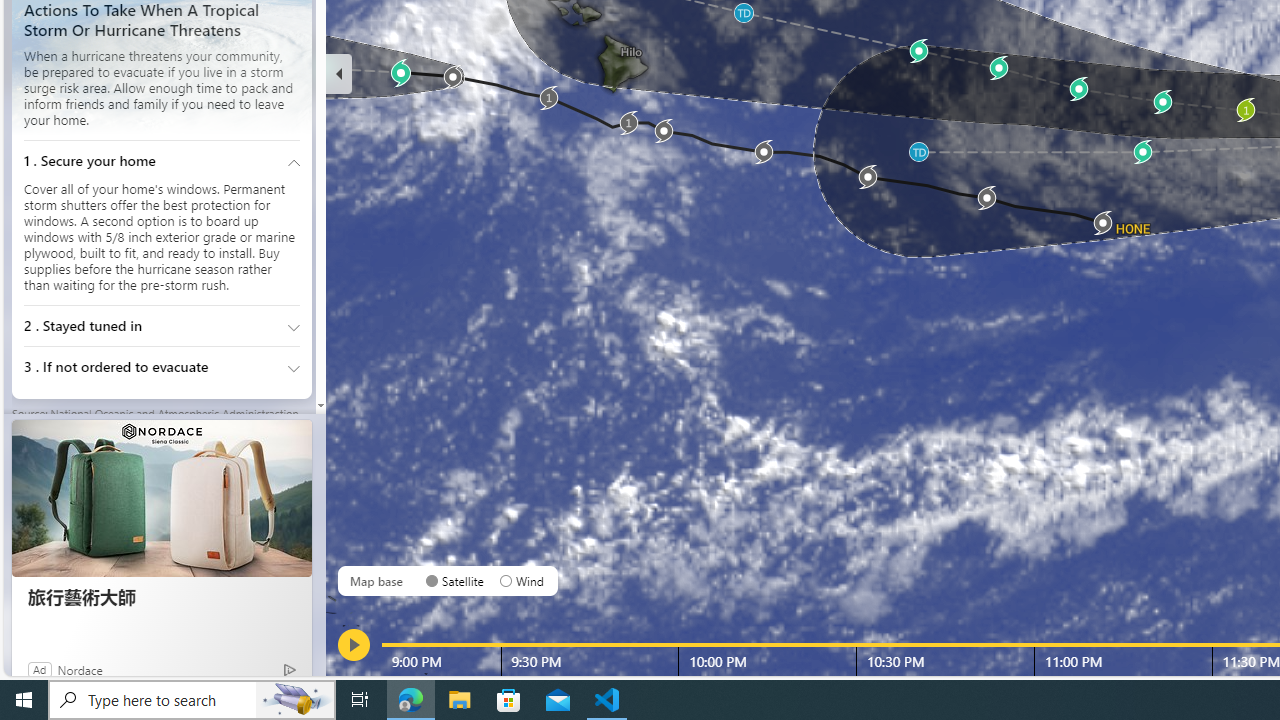  Describe the element at coordinates (505, 581) in the screenshot. I see `'AutomationID: radioButton-DS-EntryPoint1-1-layer-subtype-0-1'` at that location.